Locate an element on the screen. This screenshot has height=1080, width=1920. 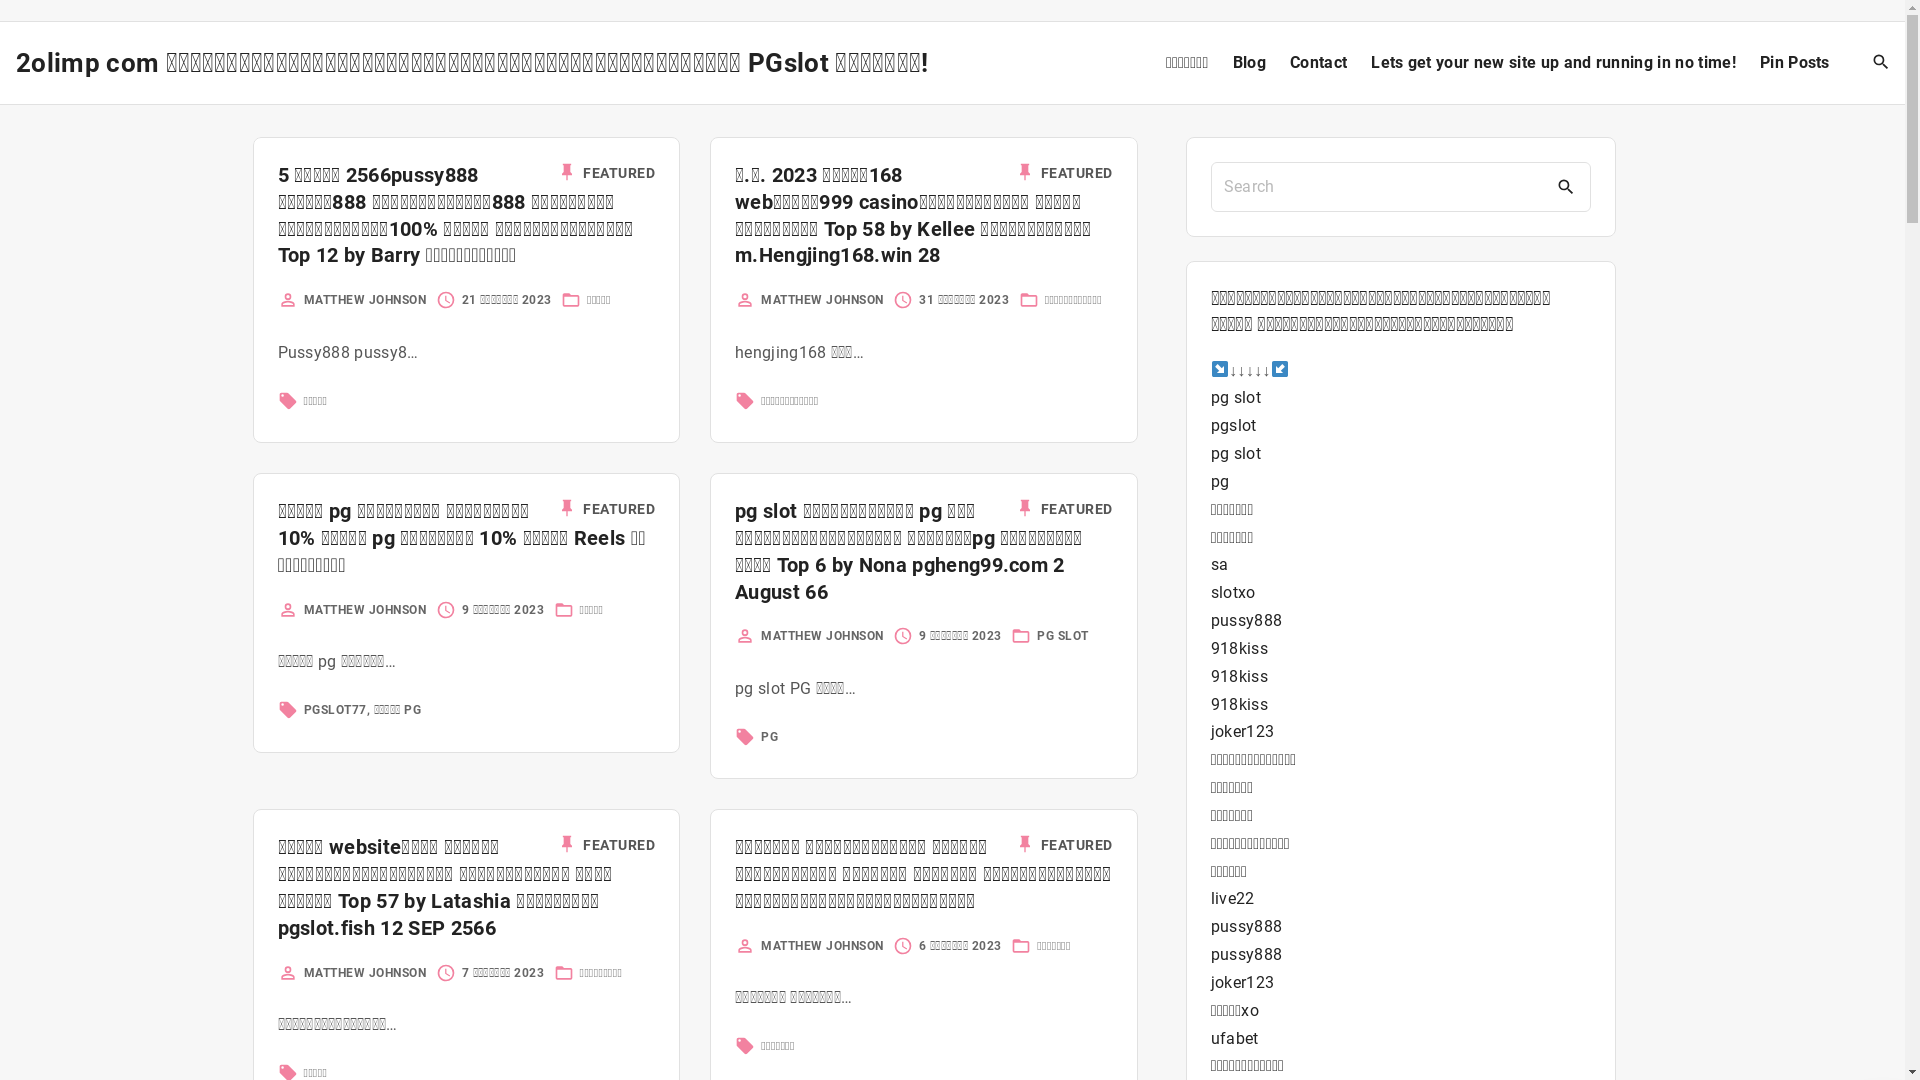
'918kiss' is located at coordinates (1238, 703).